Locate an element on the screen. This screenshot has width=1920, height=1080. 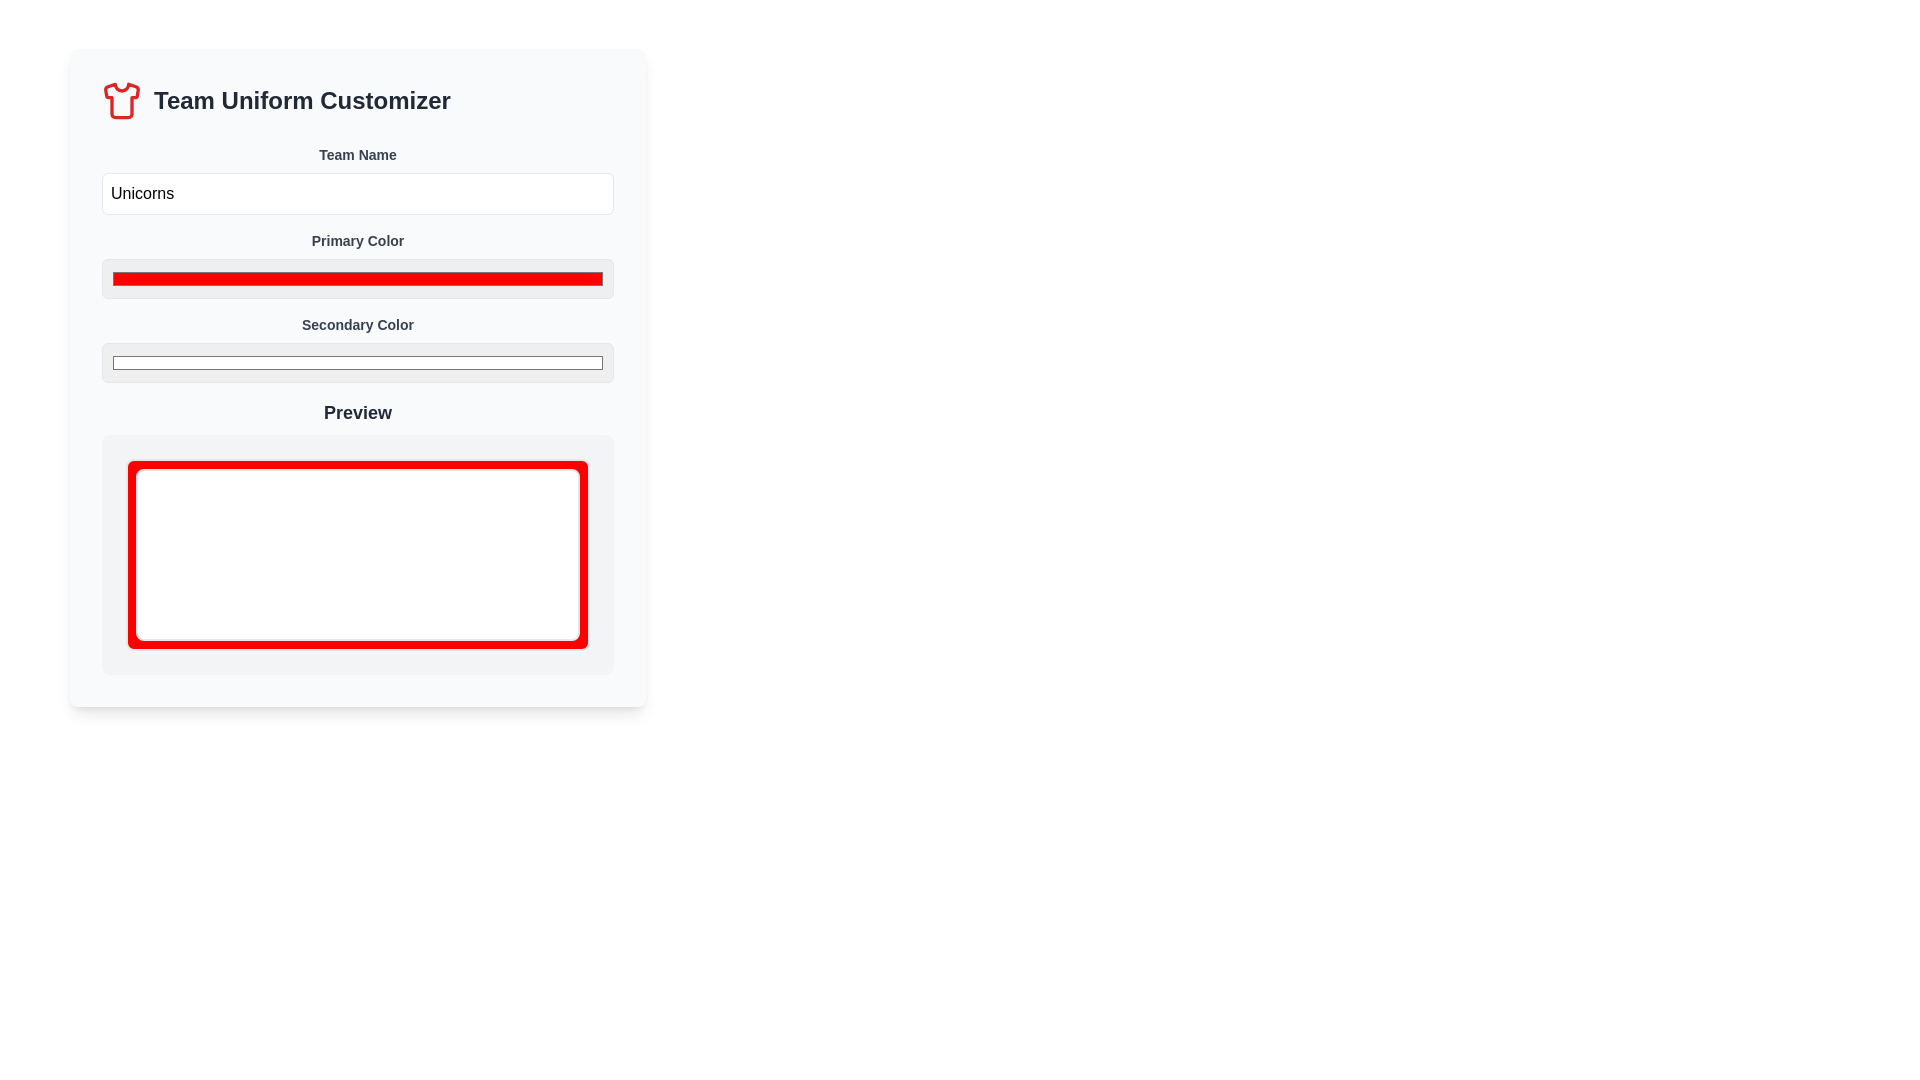
the icon in the Section header that indicates the purpose of the customization interface to initiate an action is located at coordinates (358, 100).